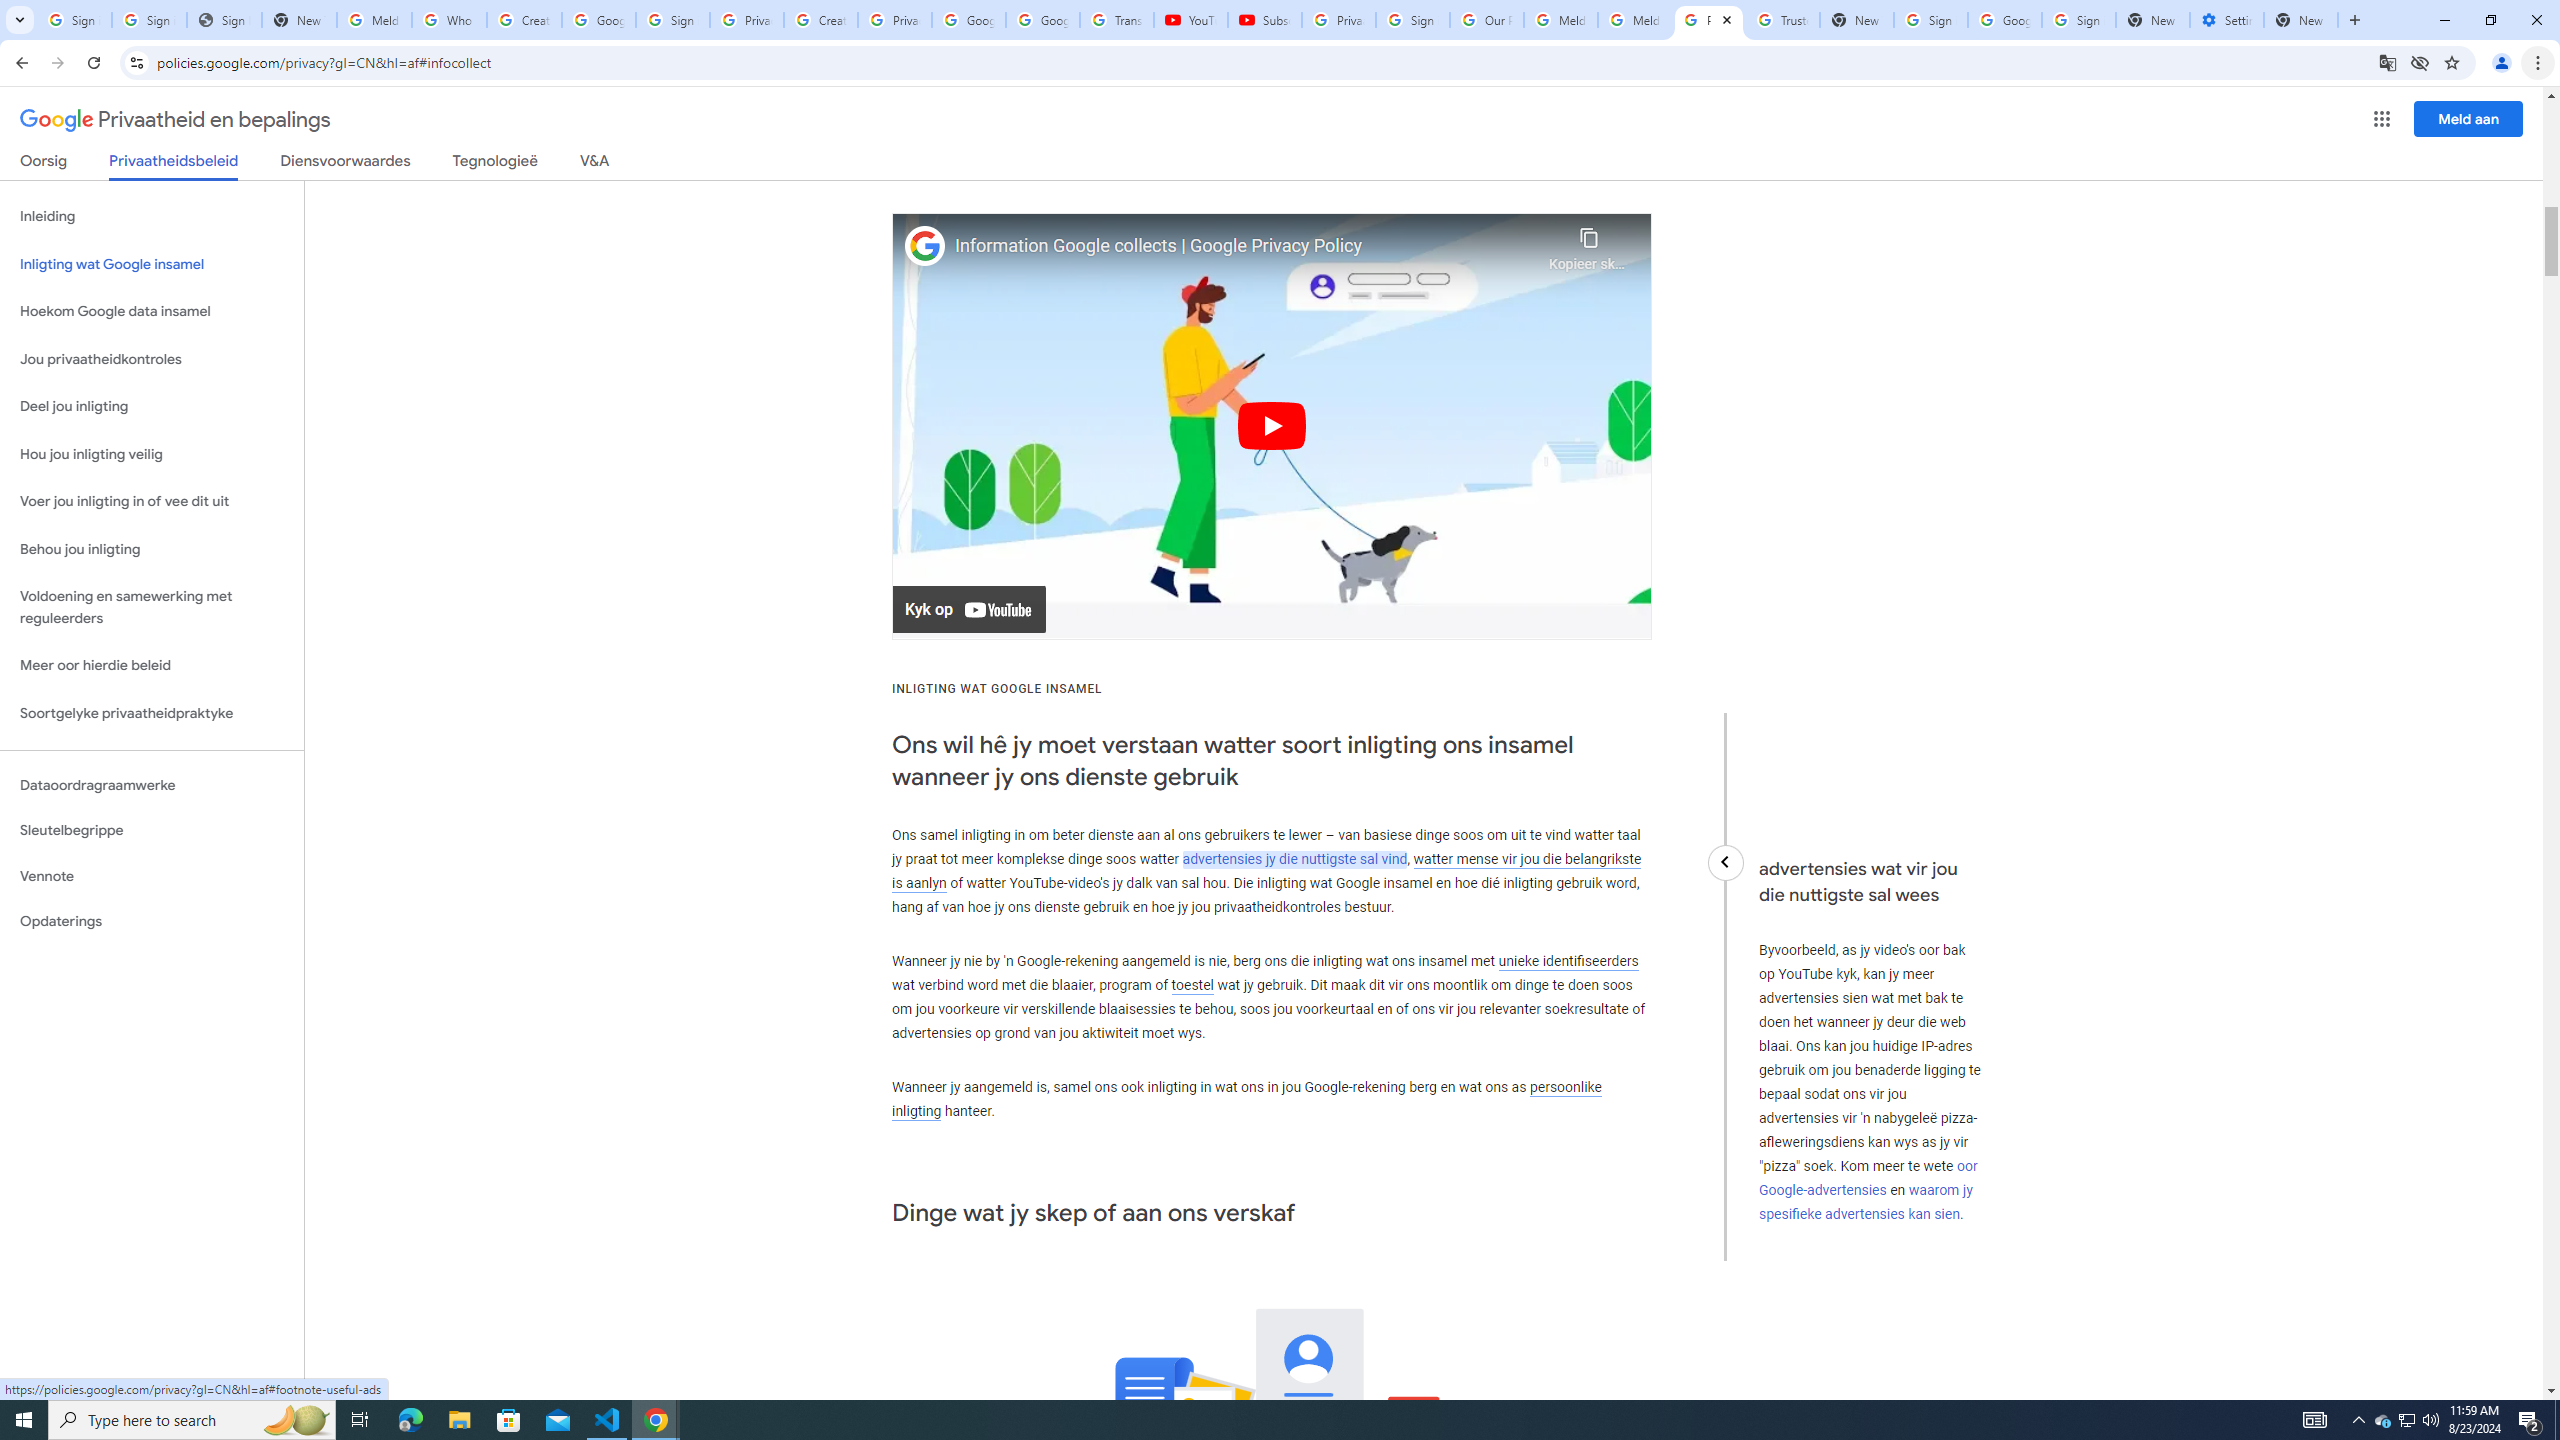  Describe the element at coordinates (925, 245) in the screenshot. I see `'Fotobeeld van Google'` at that location.